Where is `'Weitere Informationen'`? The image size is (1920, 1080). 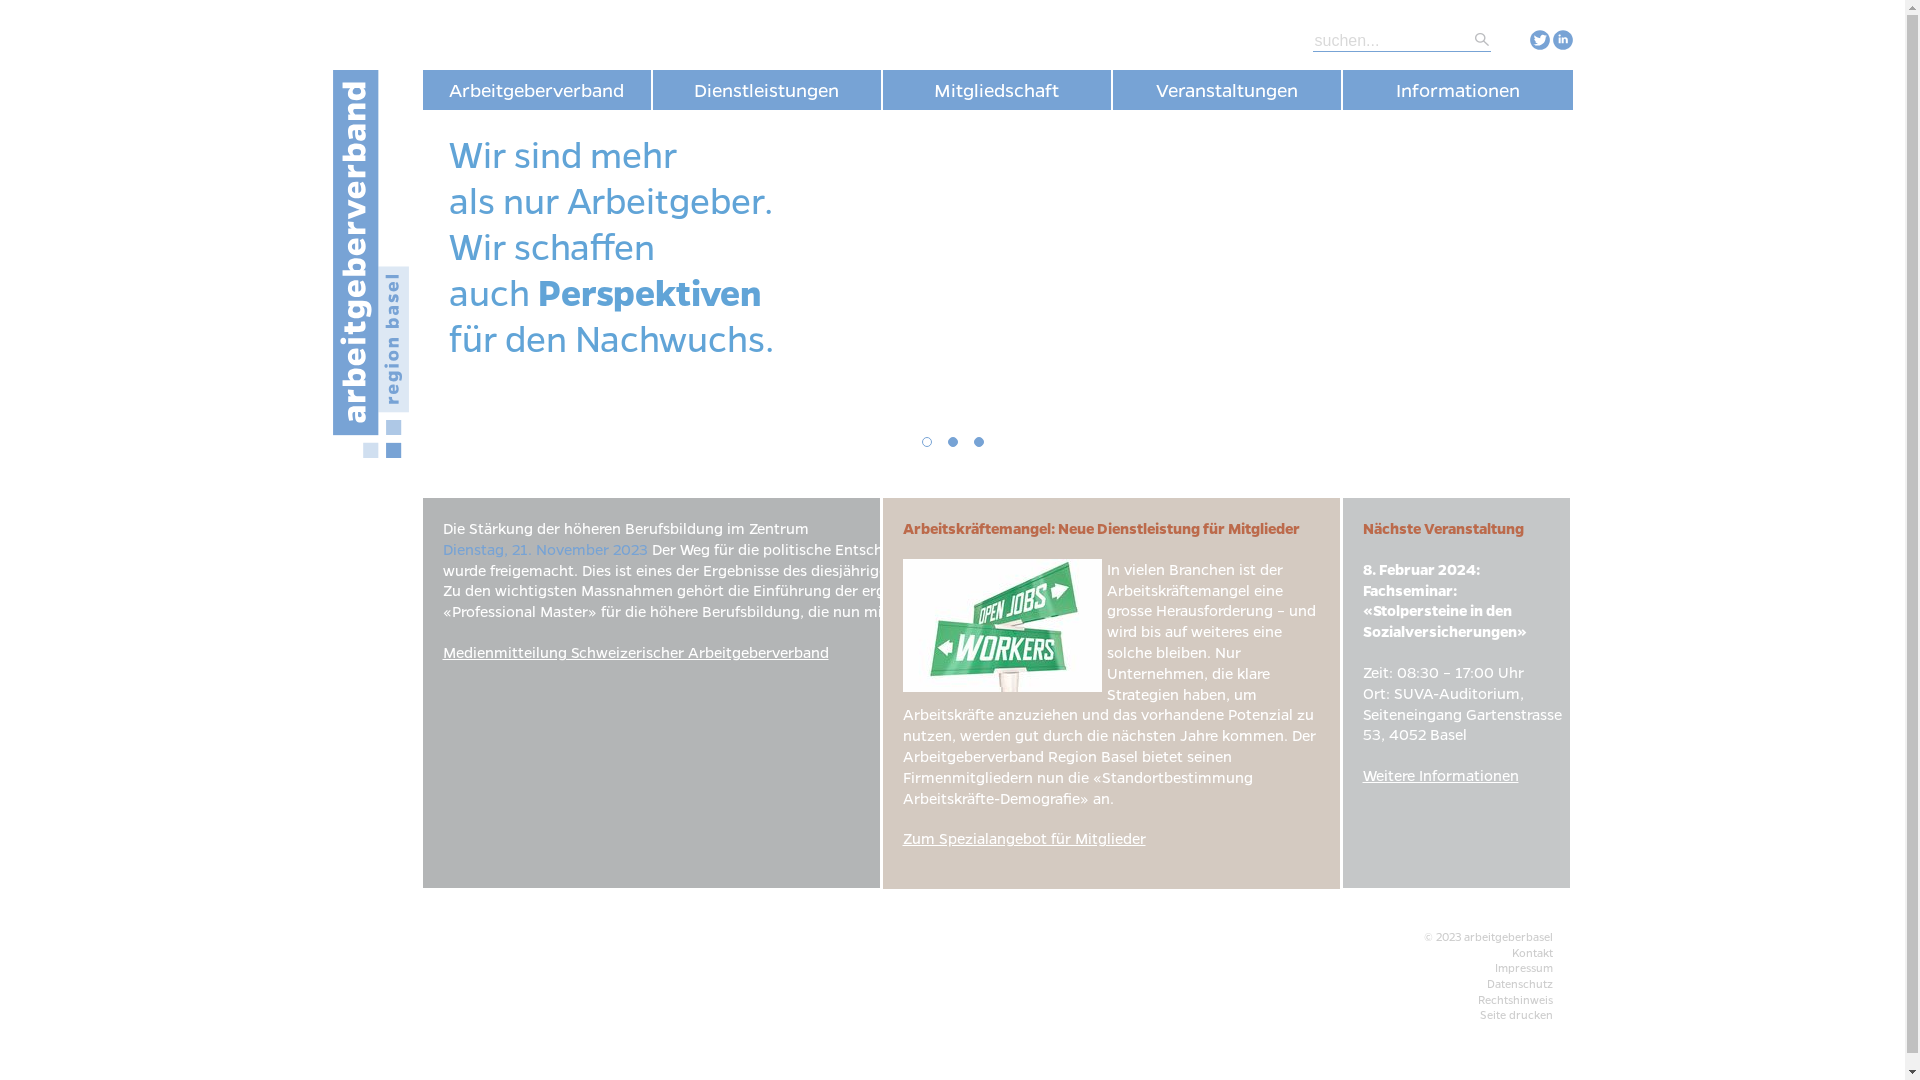
'Weitere Informationen' is located at coordinates (1440, 774).